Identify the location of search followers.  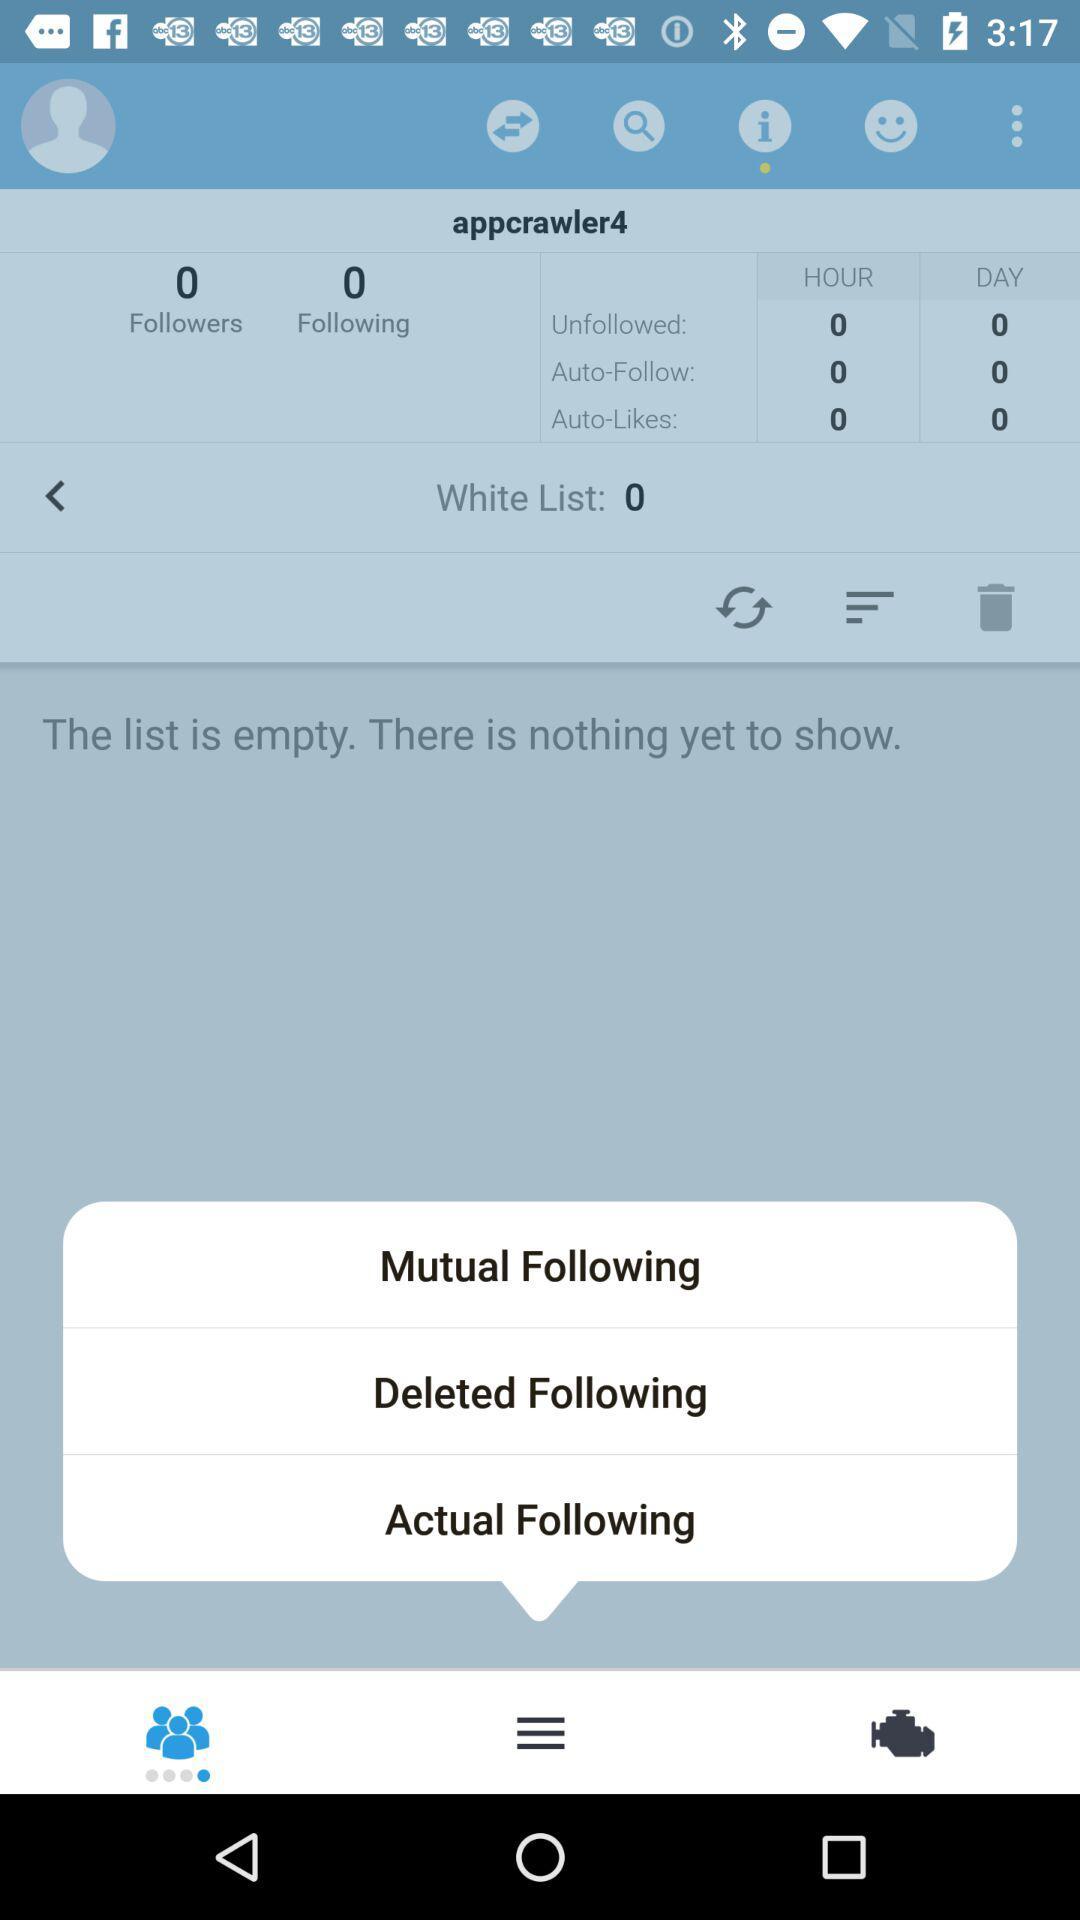
(540, 1730).